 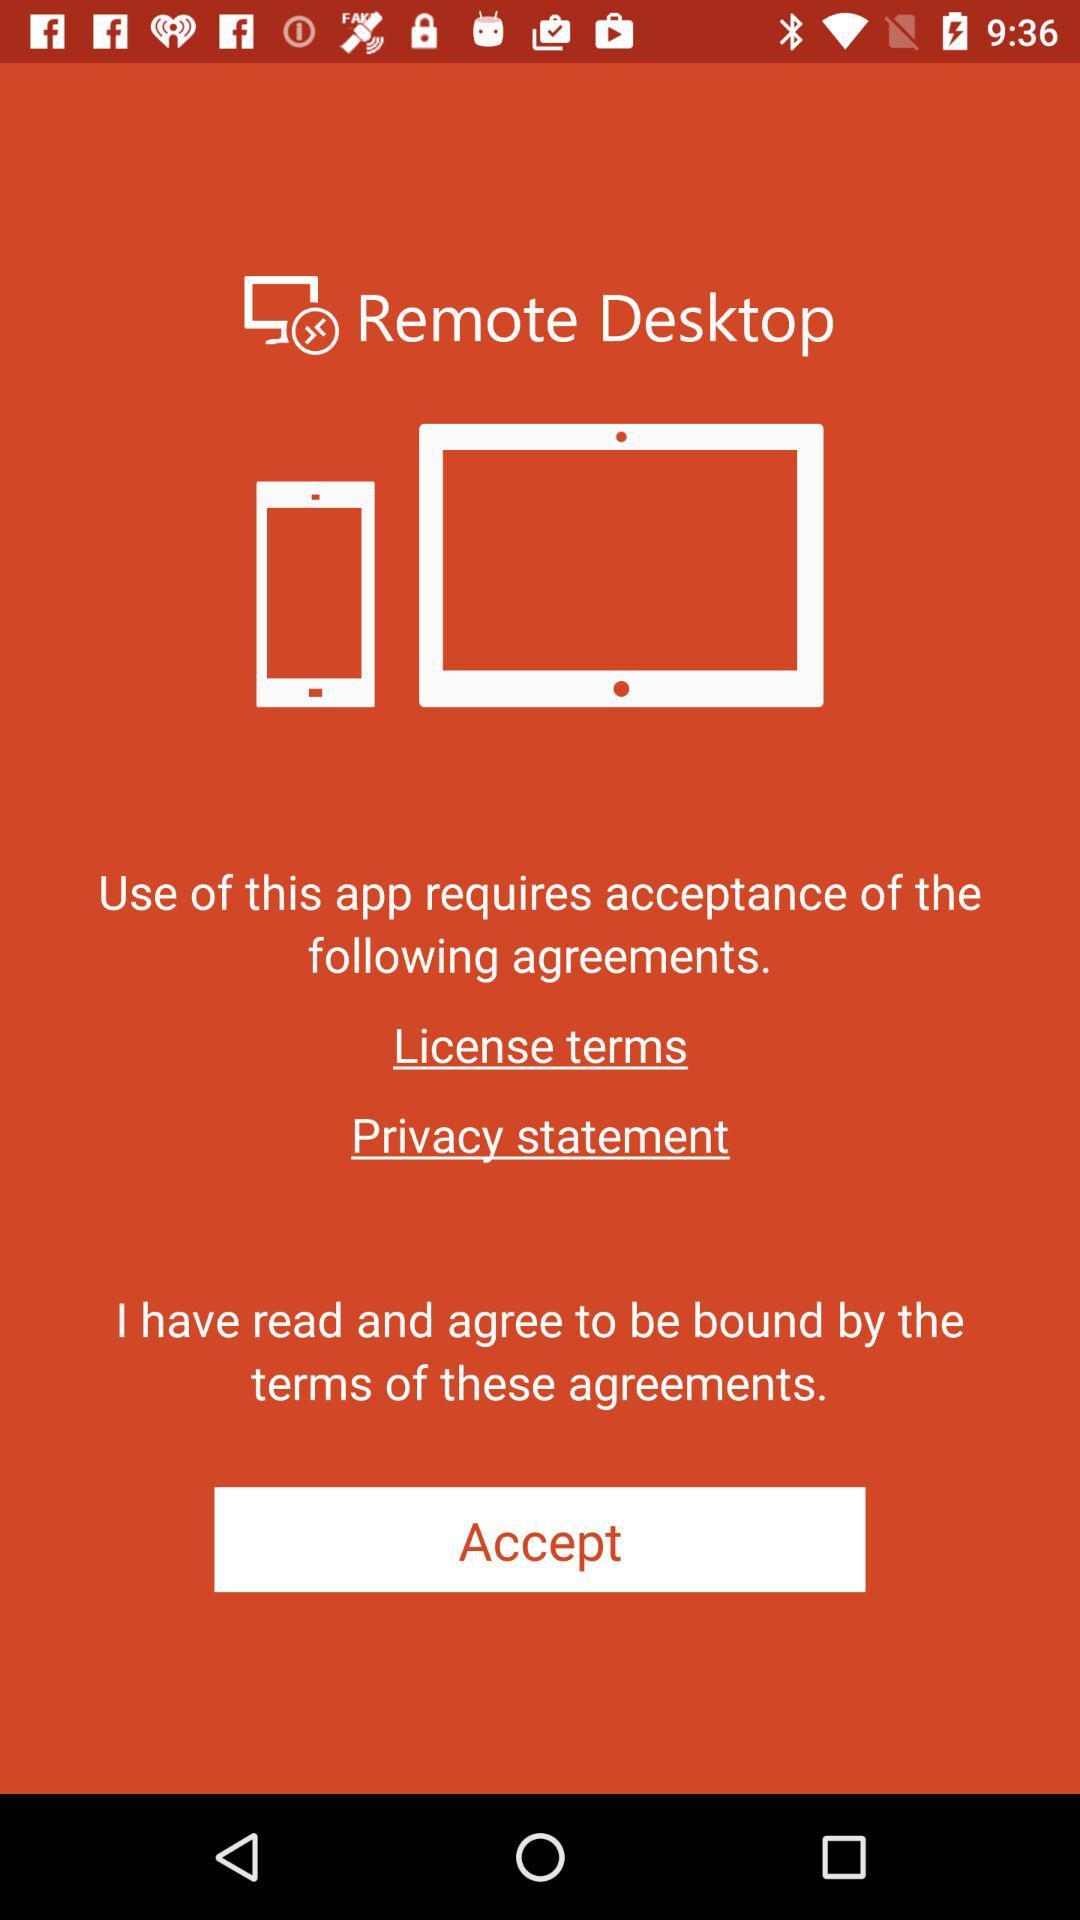 What do you see at coordinates (540, 1538) in the screenshot?
I see `accept item` at bounding box center [540, 1538].